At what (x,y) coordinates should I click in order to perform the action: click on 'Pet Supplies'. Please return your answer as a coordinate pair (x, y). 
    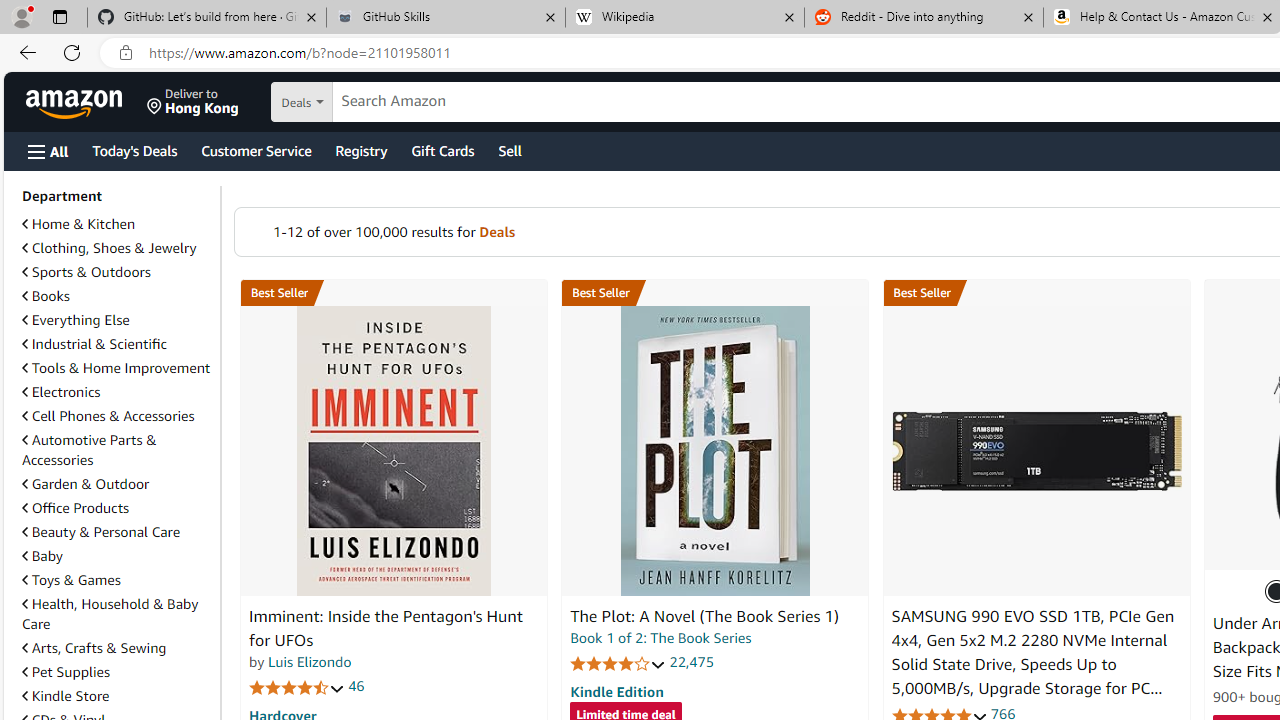
    Looking at the image, I should click on (65, 672).